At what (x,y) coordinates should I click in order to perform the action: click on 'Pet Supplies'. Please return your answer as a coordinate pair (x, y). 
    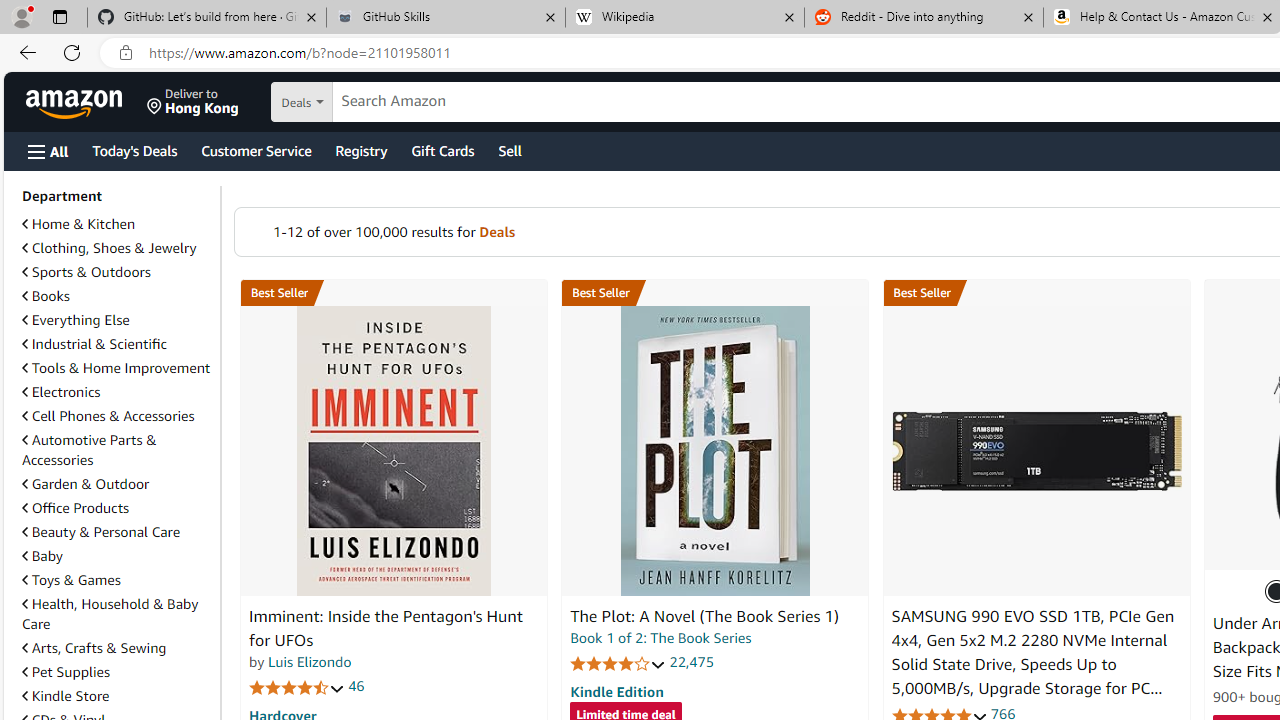
    Looking at the image, I should click on (65, 672).